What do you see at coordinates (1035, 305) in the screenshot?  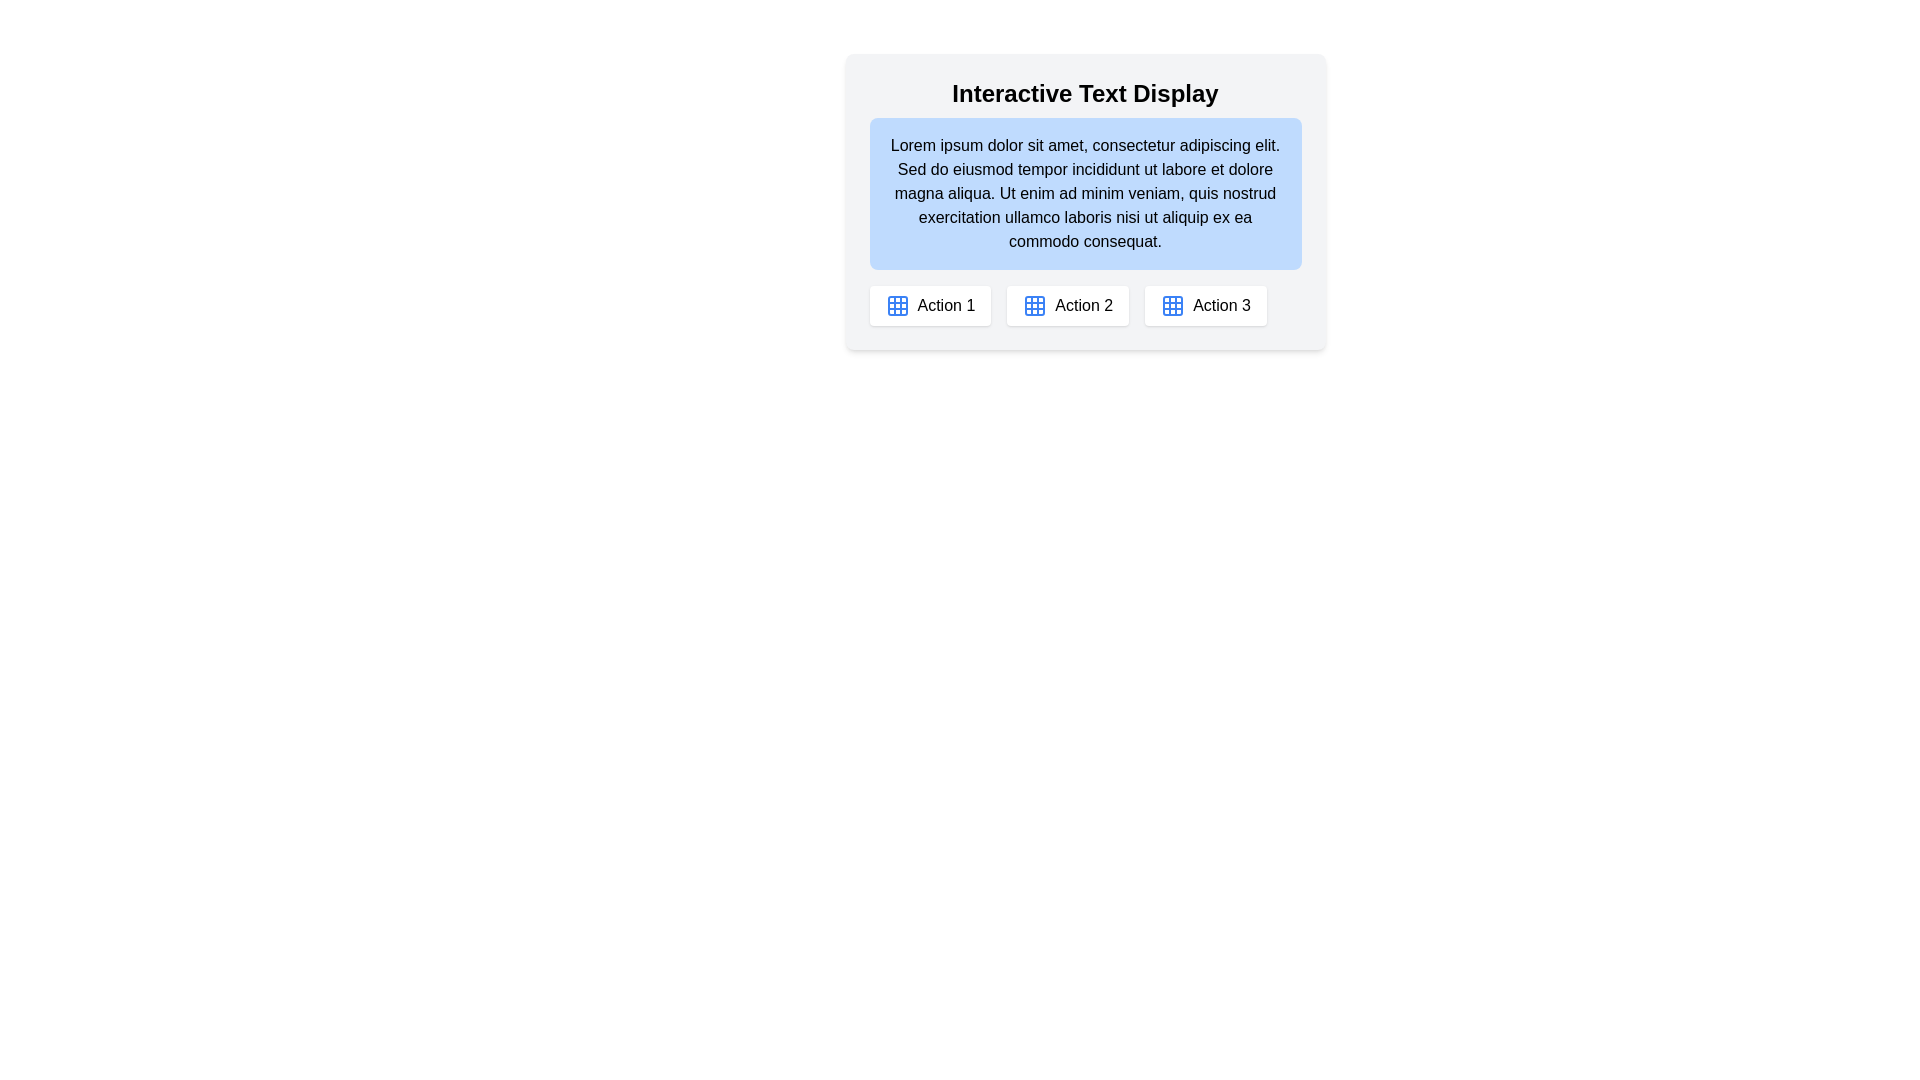 I see `the blue grid icon located to the left of the 'Action 2' button in the horizontal button group` at bounding box center [1035, 305].